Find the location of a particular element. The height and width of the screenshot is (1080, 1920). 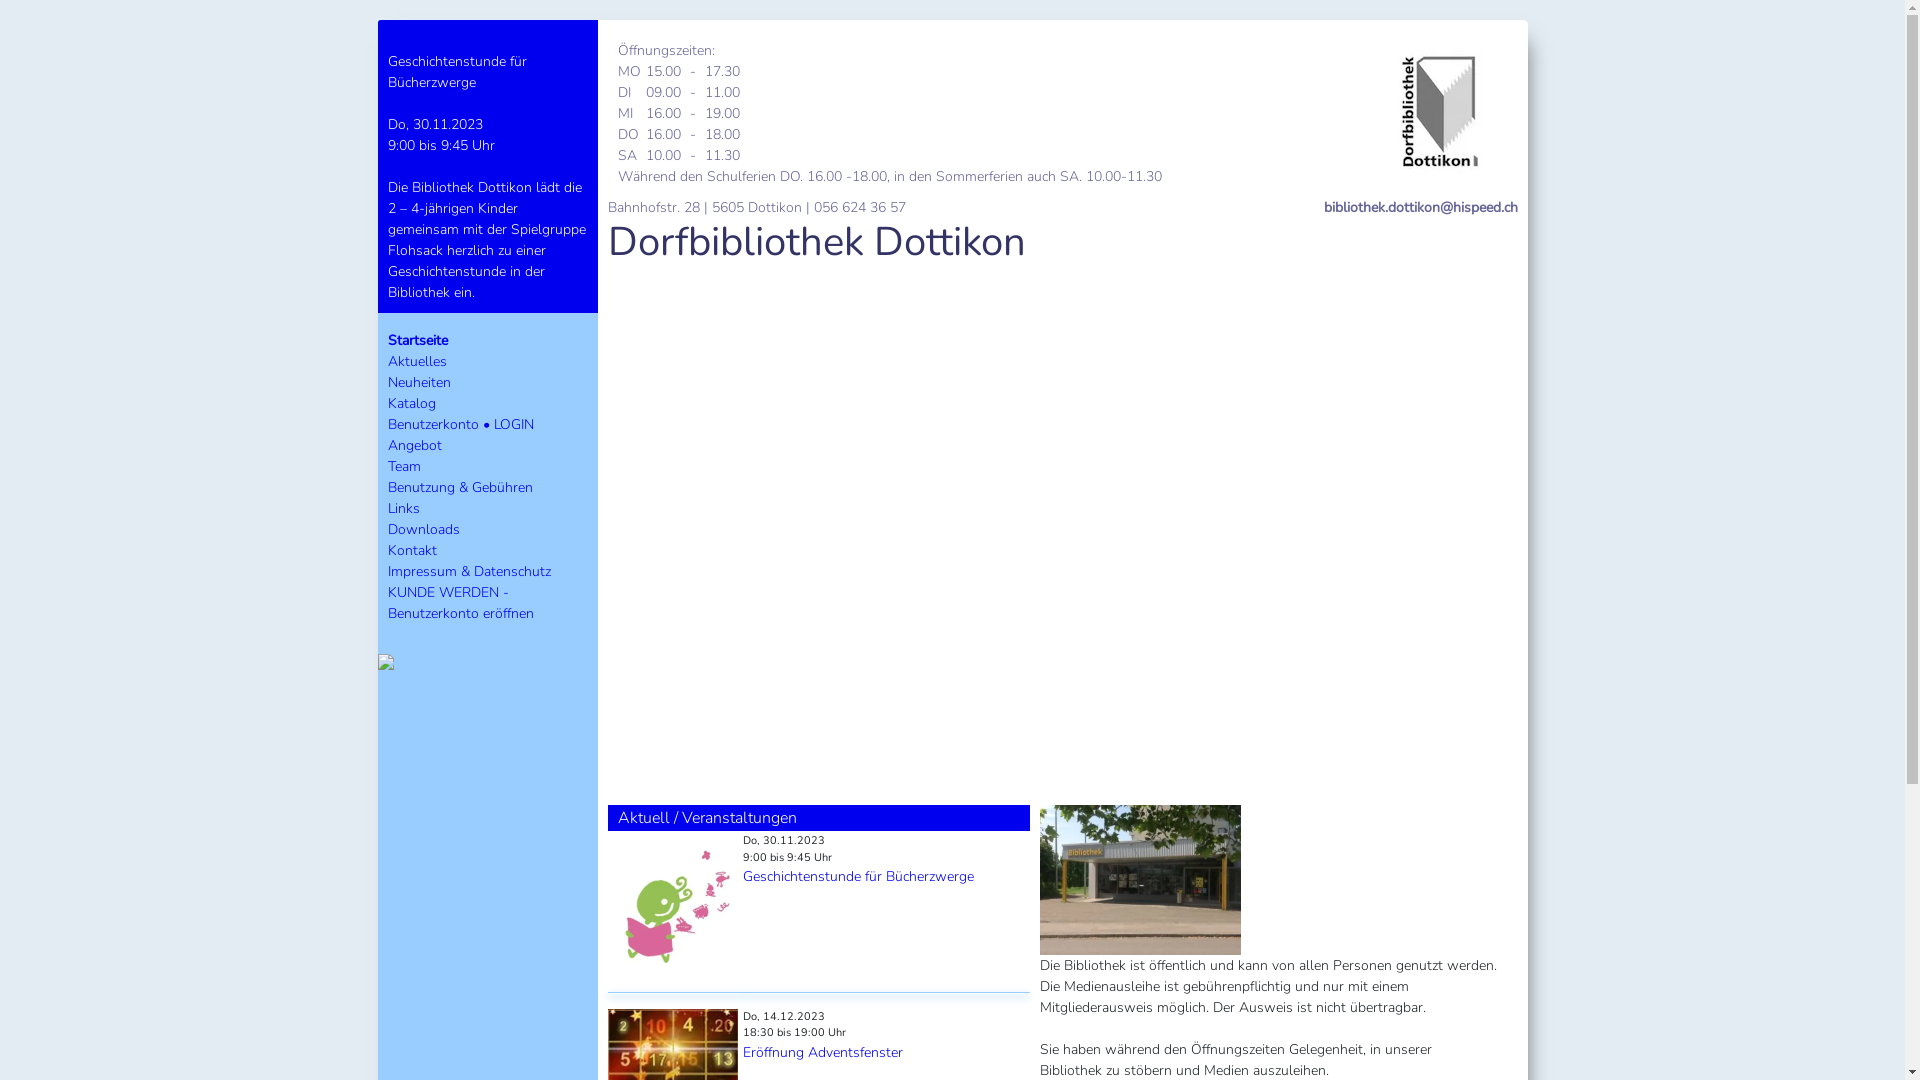

'Kontakt' is located at coordinates (411, 550).